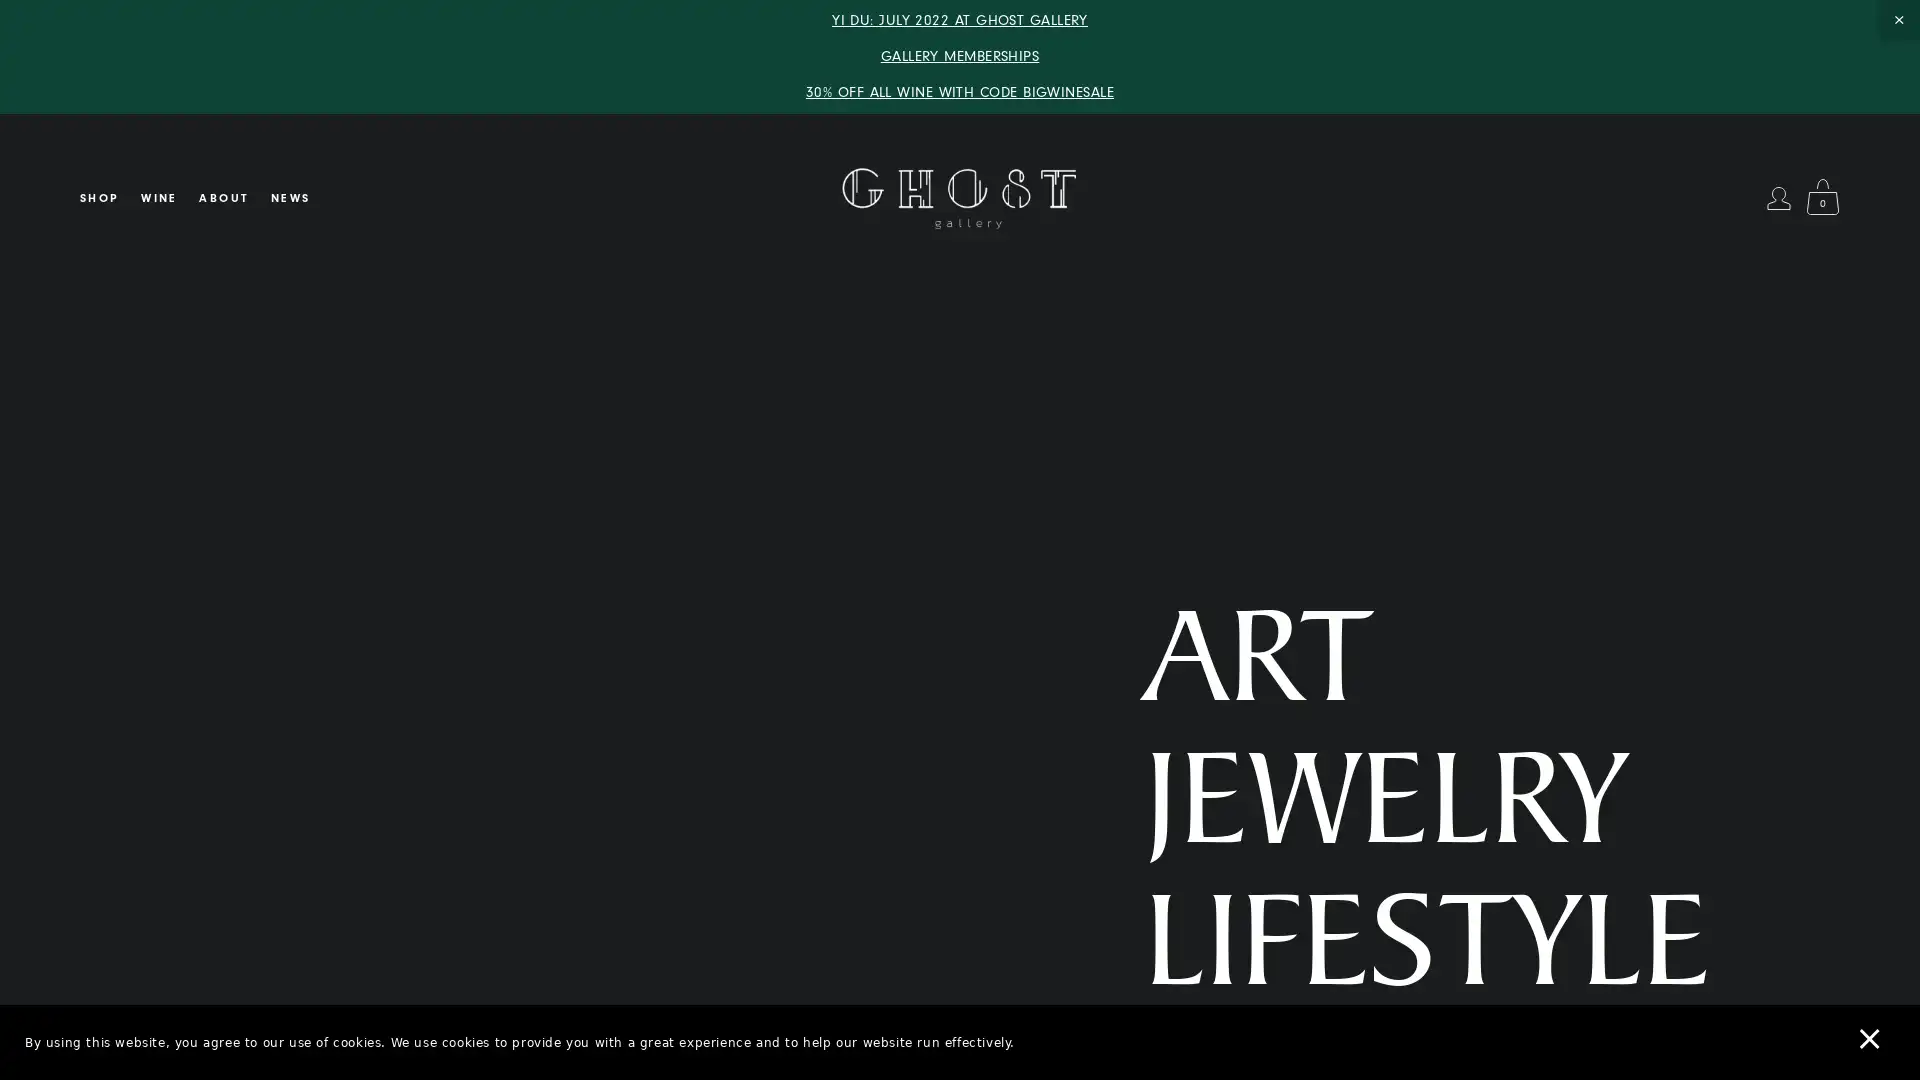 Image resolution: width=1920 pixels, height=1080 pixels. I want to click on Close, so click(1819, 477).